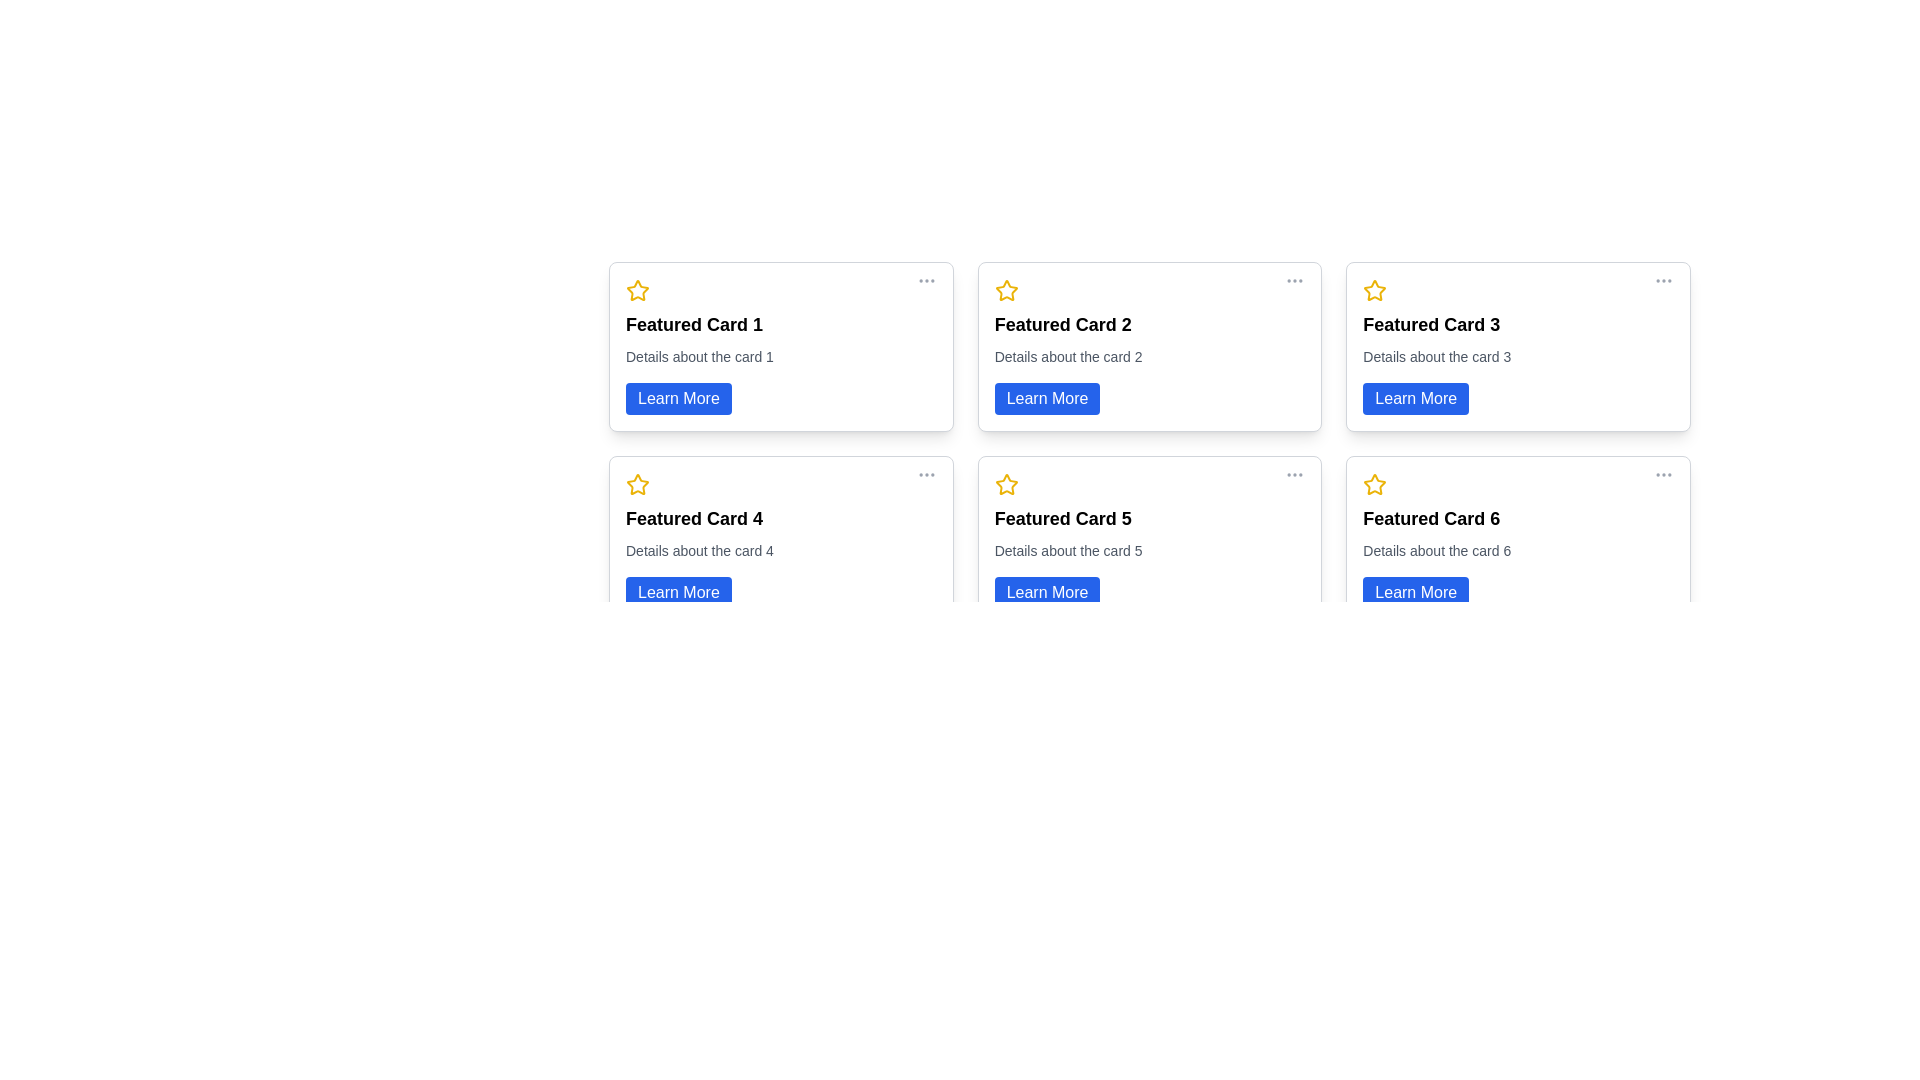 This screenshot has width=1920, height=1080. Describe the element at coordinates (694, 518) in the screenshot. I see `the Text Label that serves as the title for the card, which is located in the second row and first column of a grid layout` at that location.